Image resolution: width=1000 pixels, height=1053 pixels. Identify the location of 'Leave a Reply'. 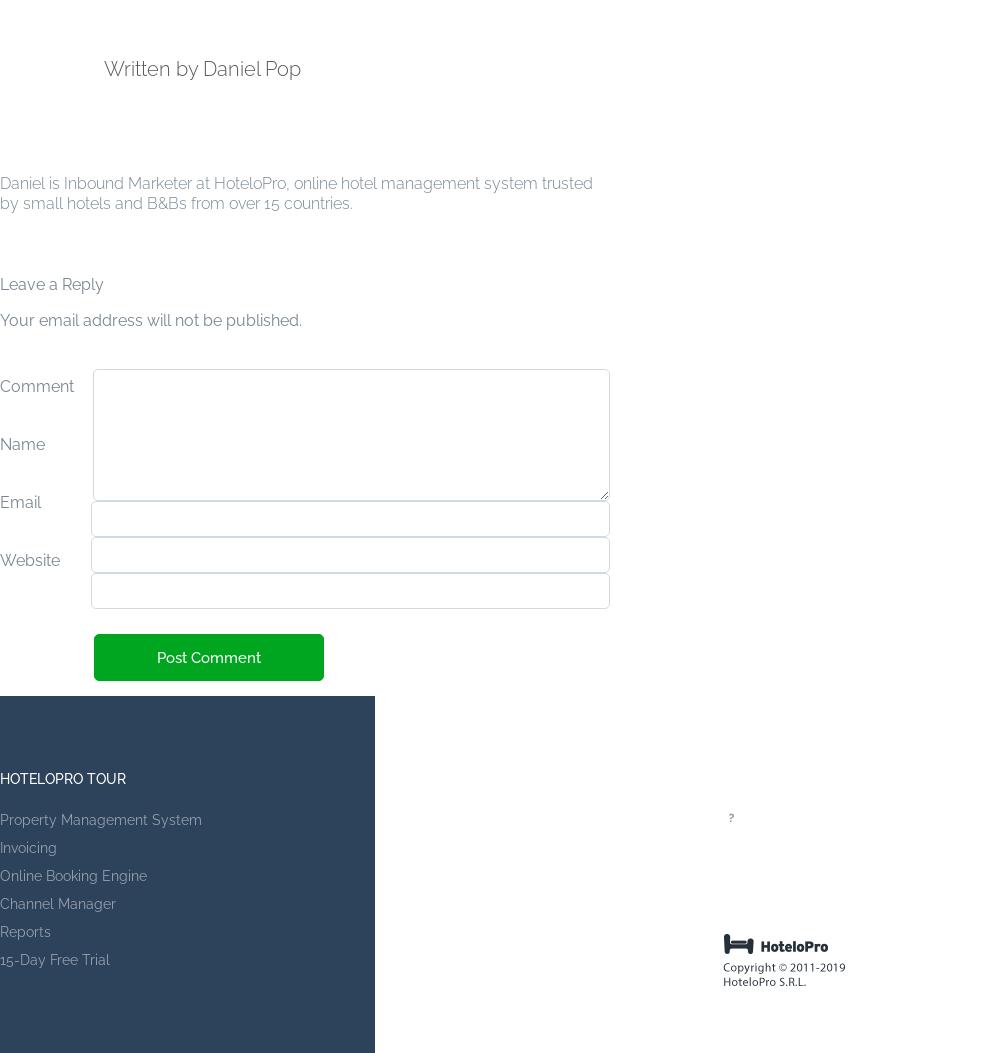
(52, 283).